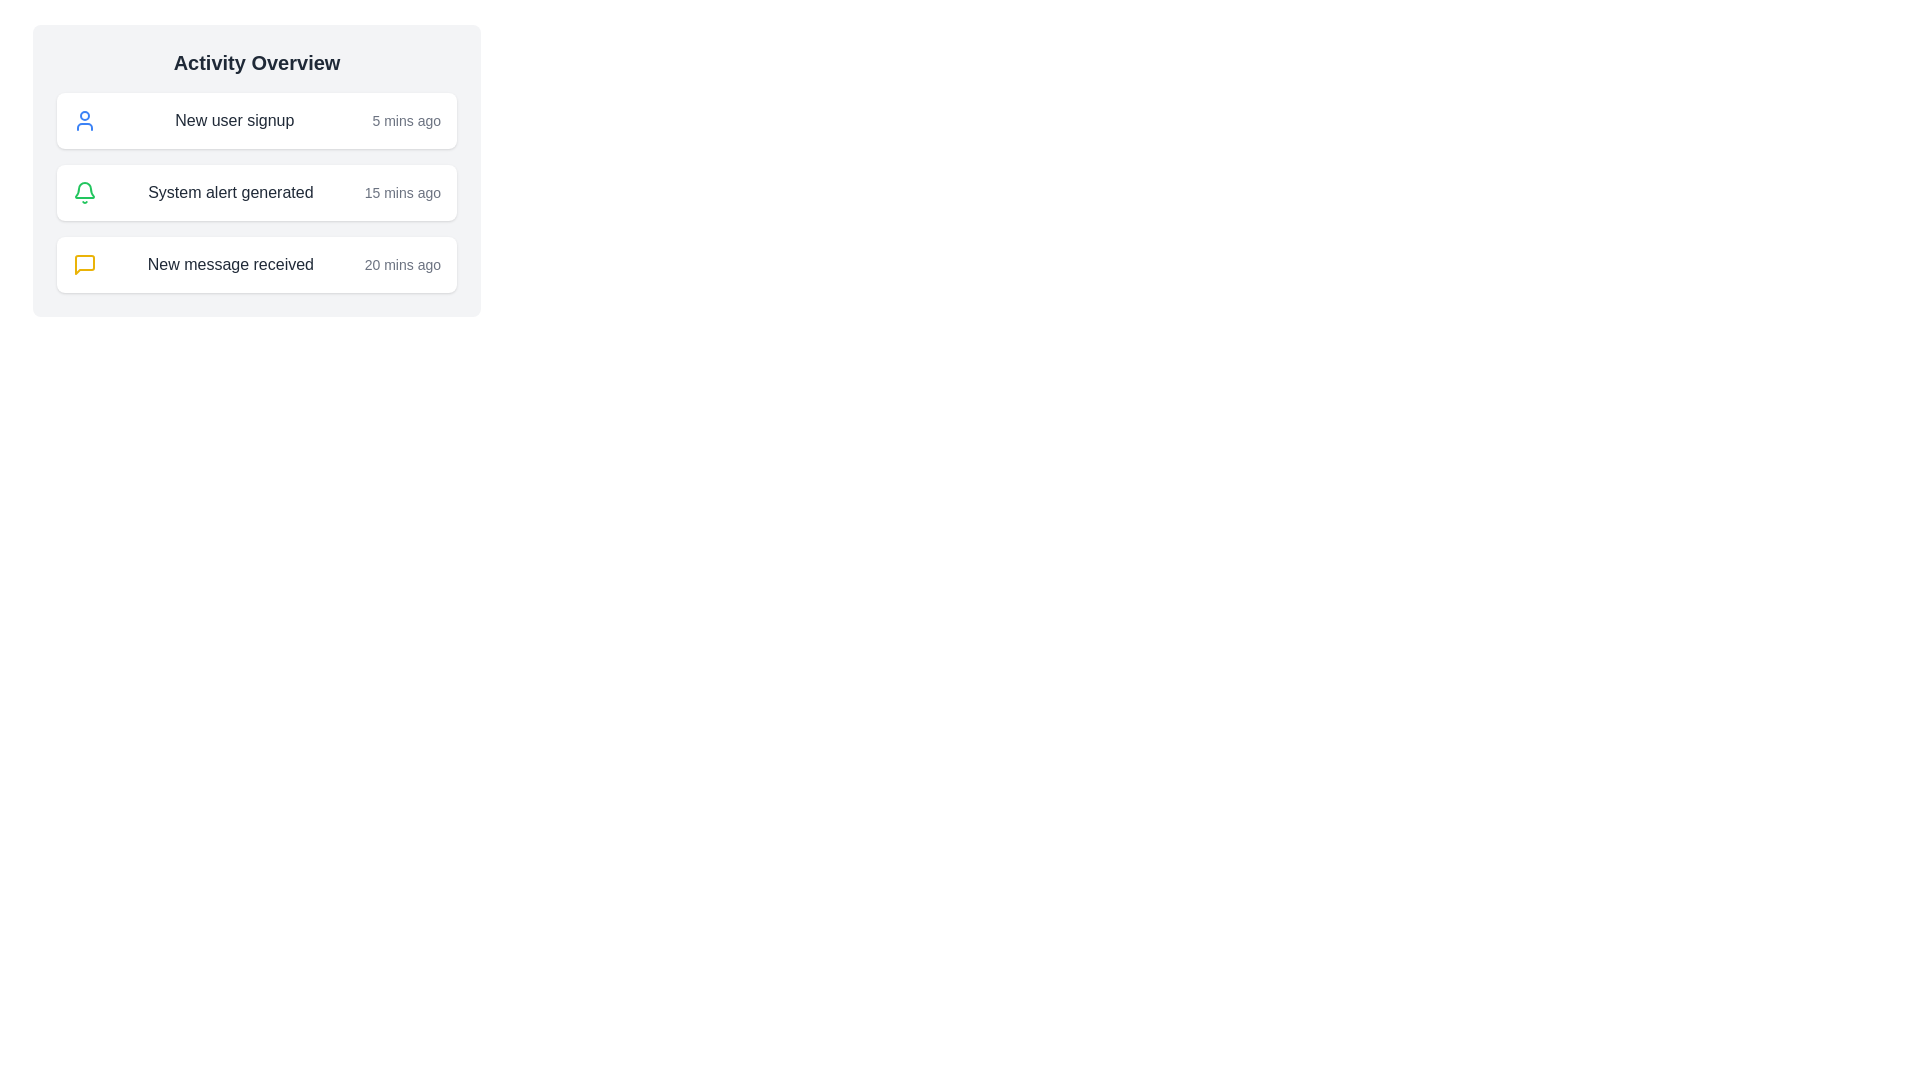 The height and width of the screenshot is (1080, 1920). I want to click on the bell icon that indicates a system-generated alert, located at the beginning of the second card in the vertical list, to the left of the text 'System alert generated', so click(84, 192).